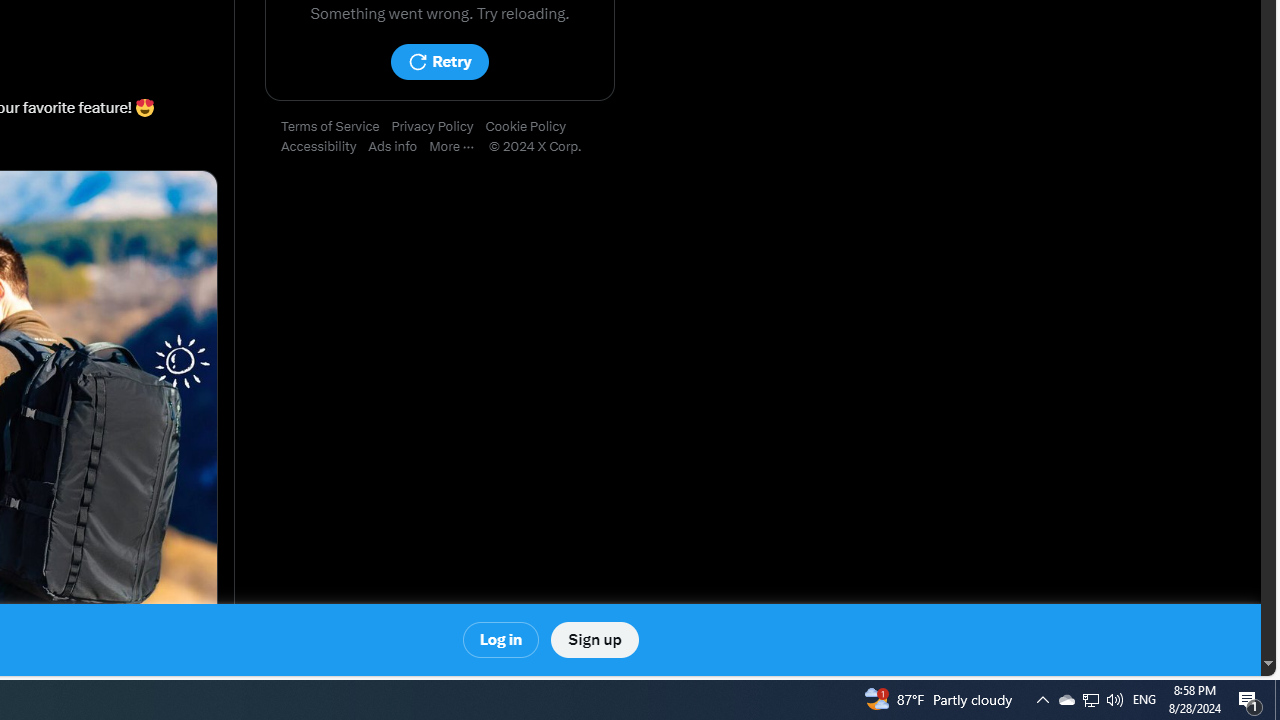 This screenshot has width=1280, height=720. I want to click on 'Terms of Service', so click(336, 127).